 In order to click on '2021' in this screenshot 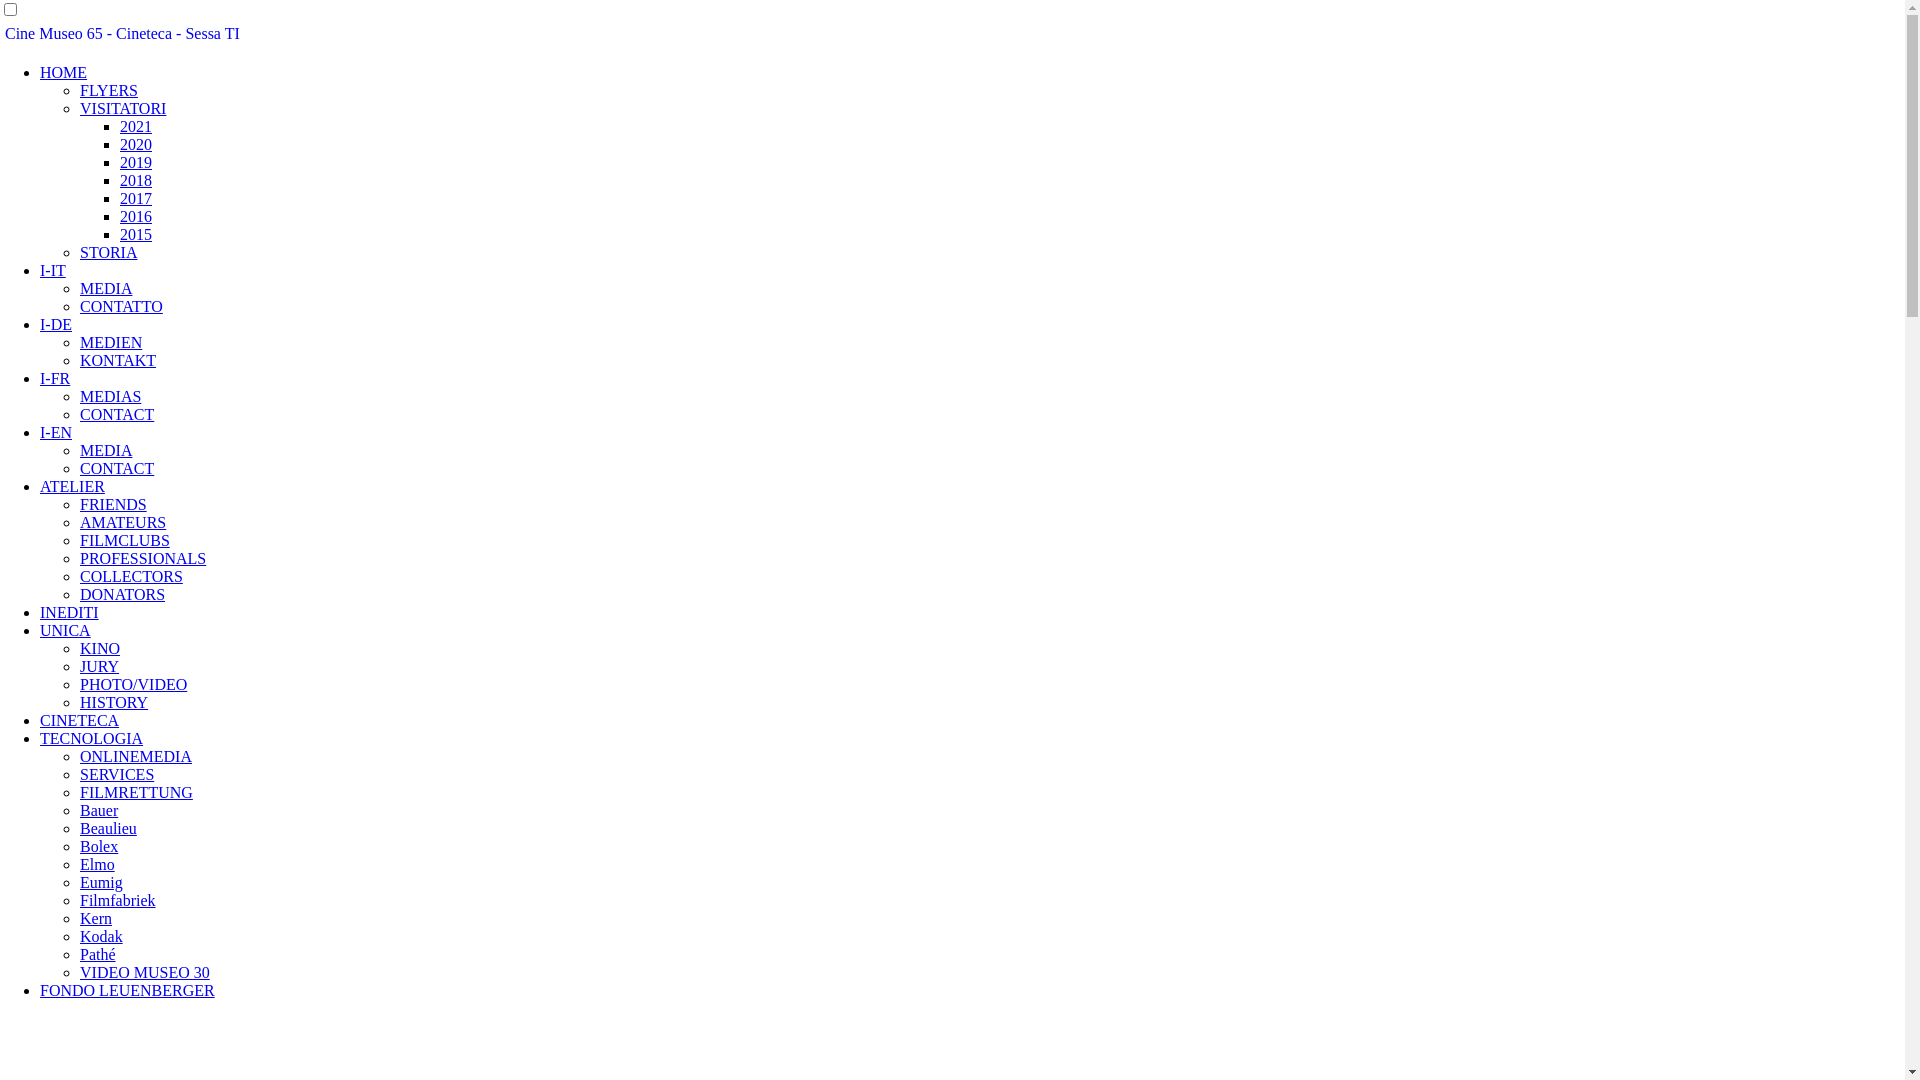, I will do `click(134, 126)`.